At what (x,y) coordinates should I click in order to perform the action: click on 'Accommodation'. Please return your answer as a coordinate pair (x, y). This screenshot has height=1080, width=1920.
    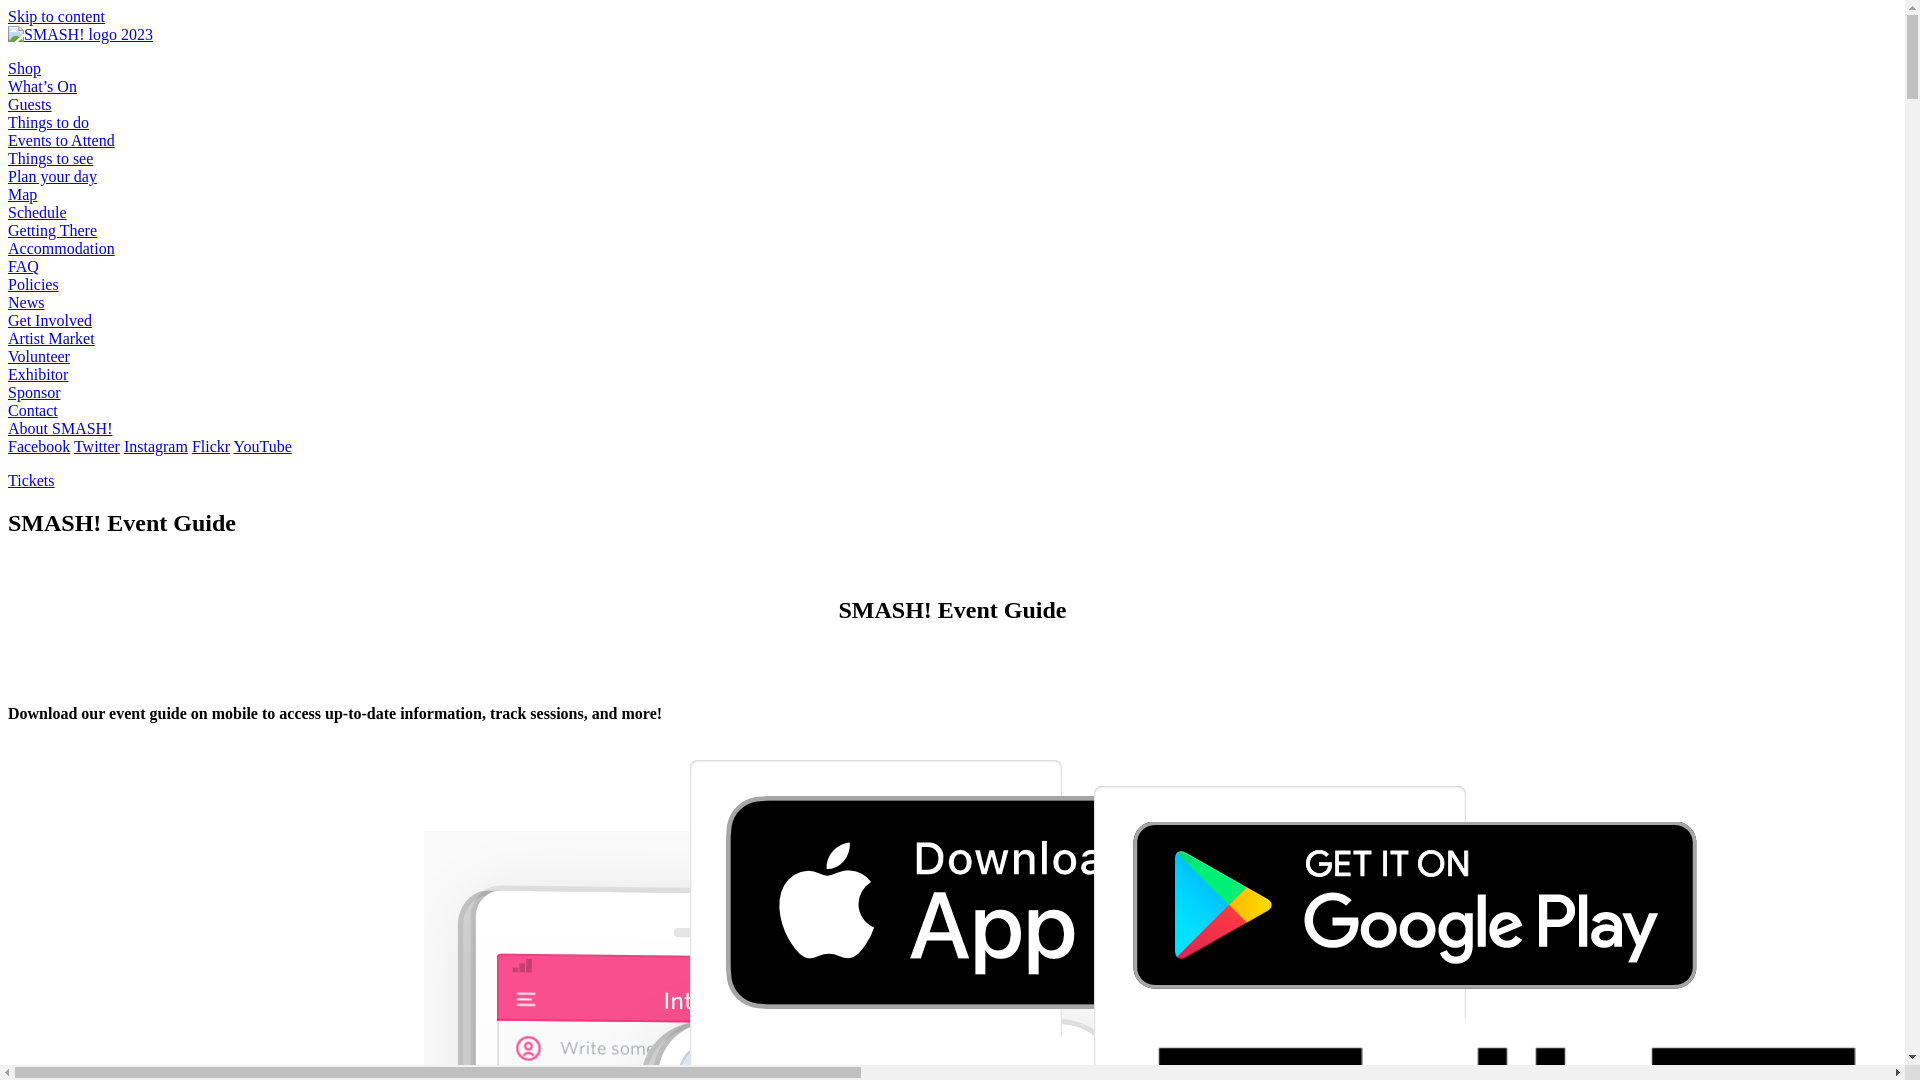
    Looking at the image, I should click on (8, 247).